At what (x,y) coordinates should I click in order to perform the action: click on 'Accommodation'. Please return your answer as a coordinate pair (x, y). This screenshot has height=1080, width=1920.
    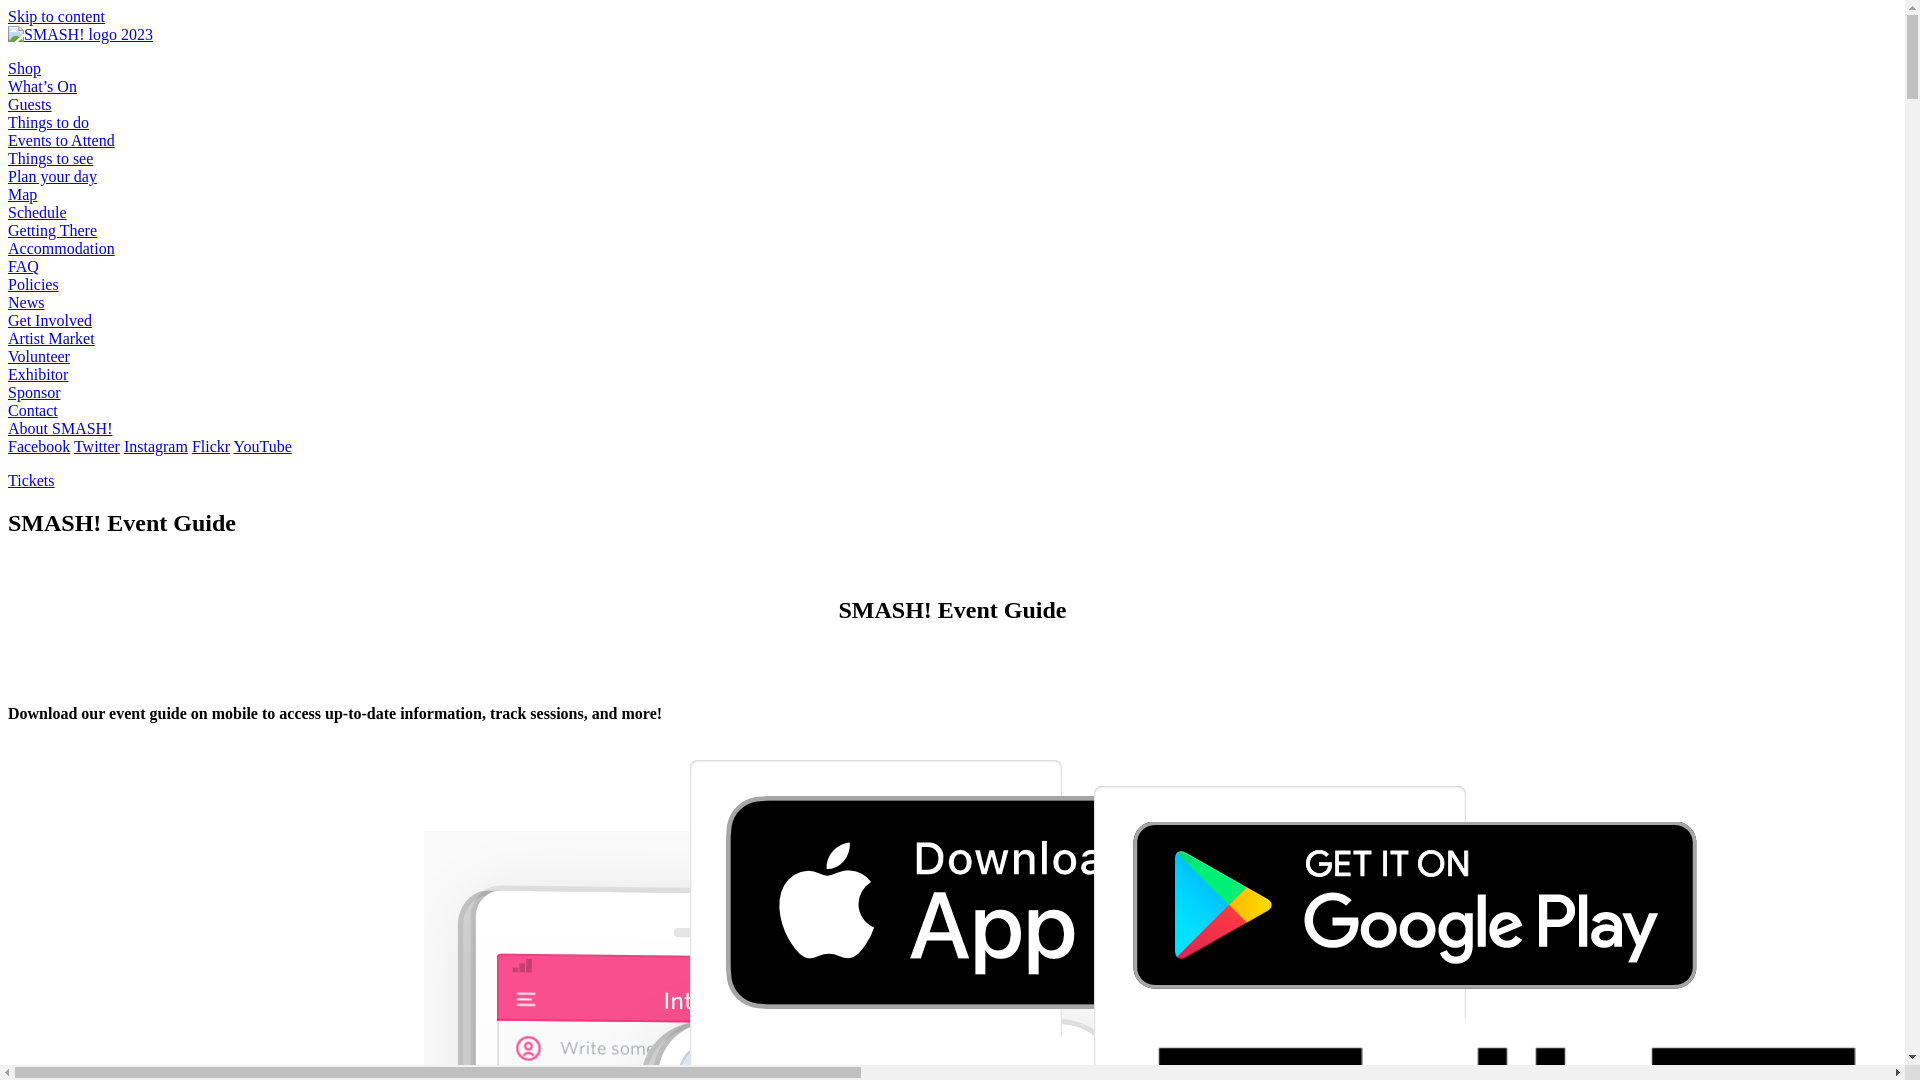
    Looking at the image, I should click on (8, 247).